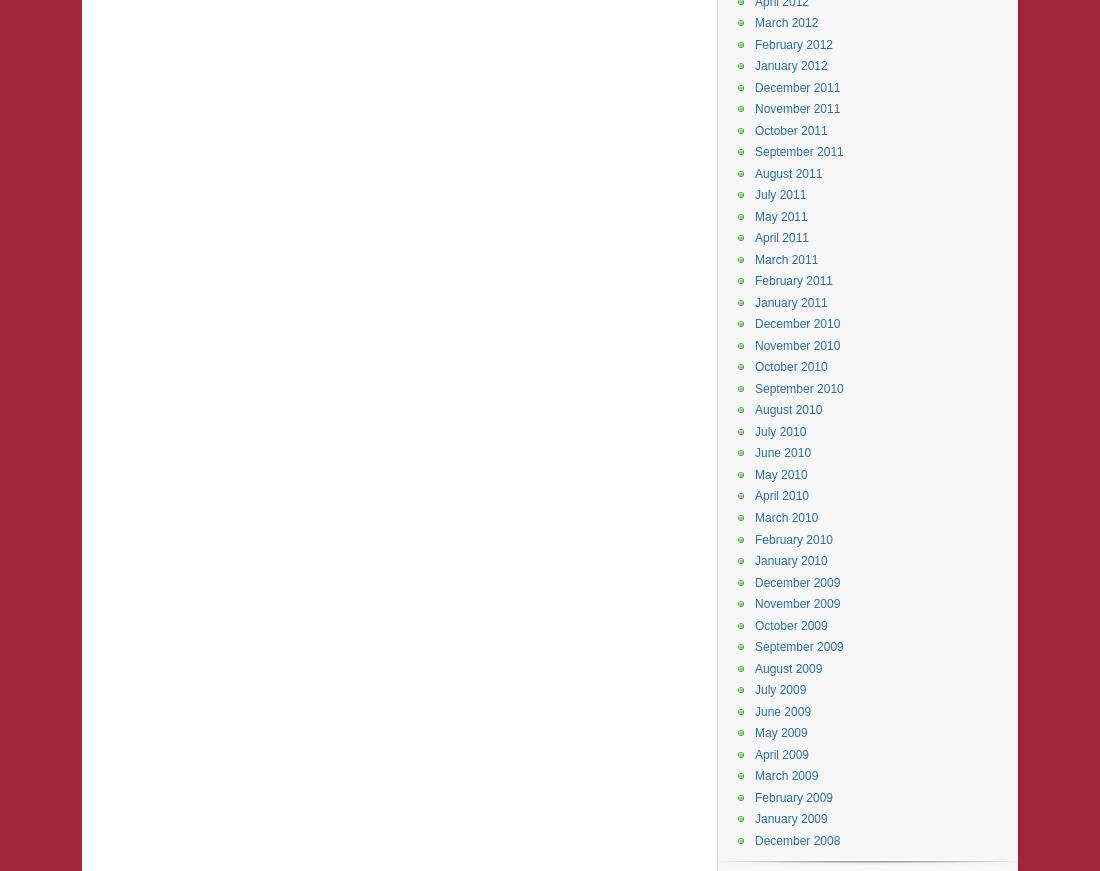 The image size is (1100, 871). What do you see at coordinates (786, 775) in the screenshot?
I see `'March 2009'` at bounding box center [786, 775].